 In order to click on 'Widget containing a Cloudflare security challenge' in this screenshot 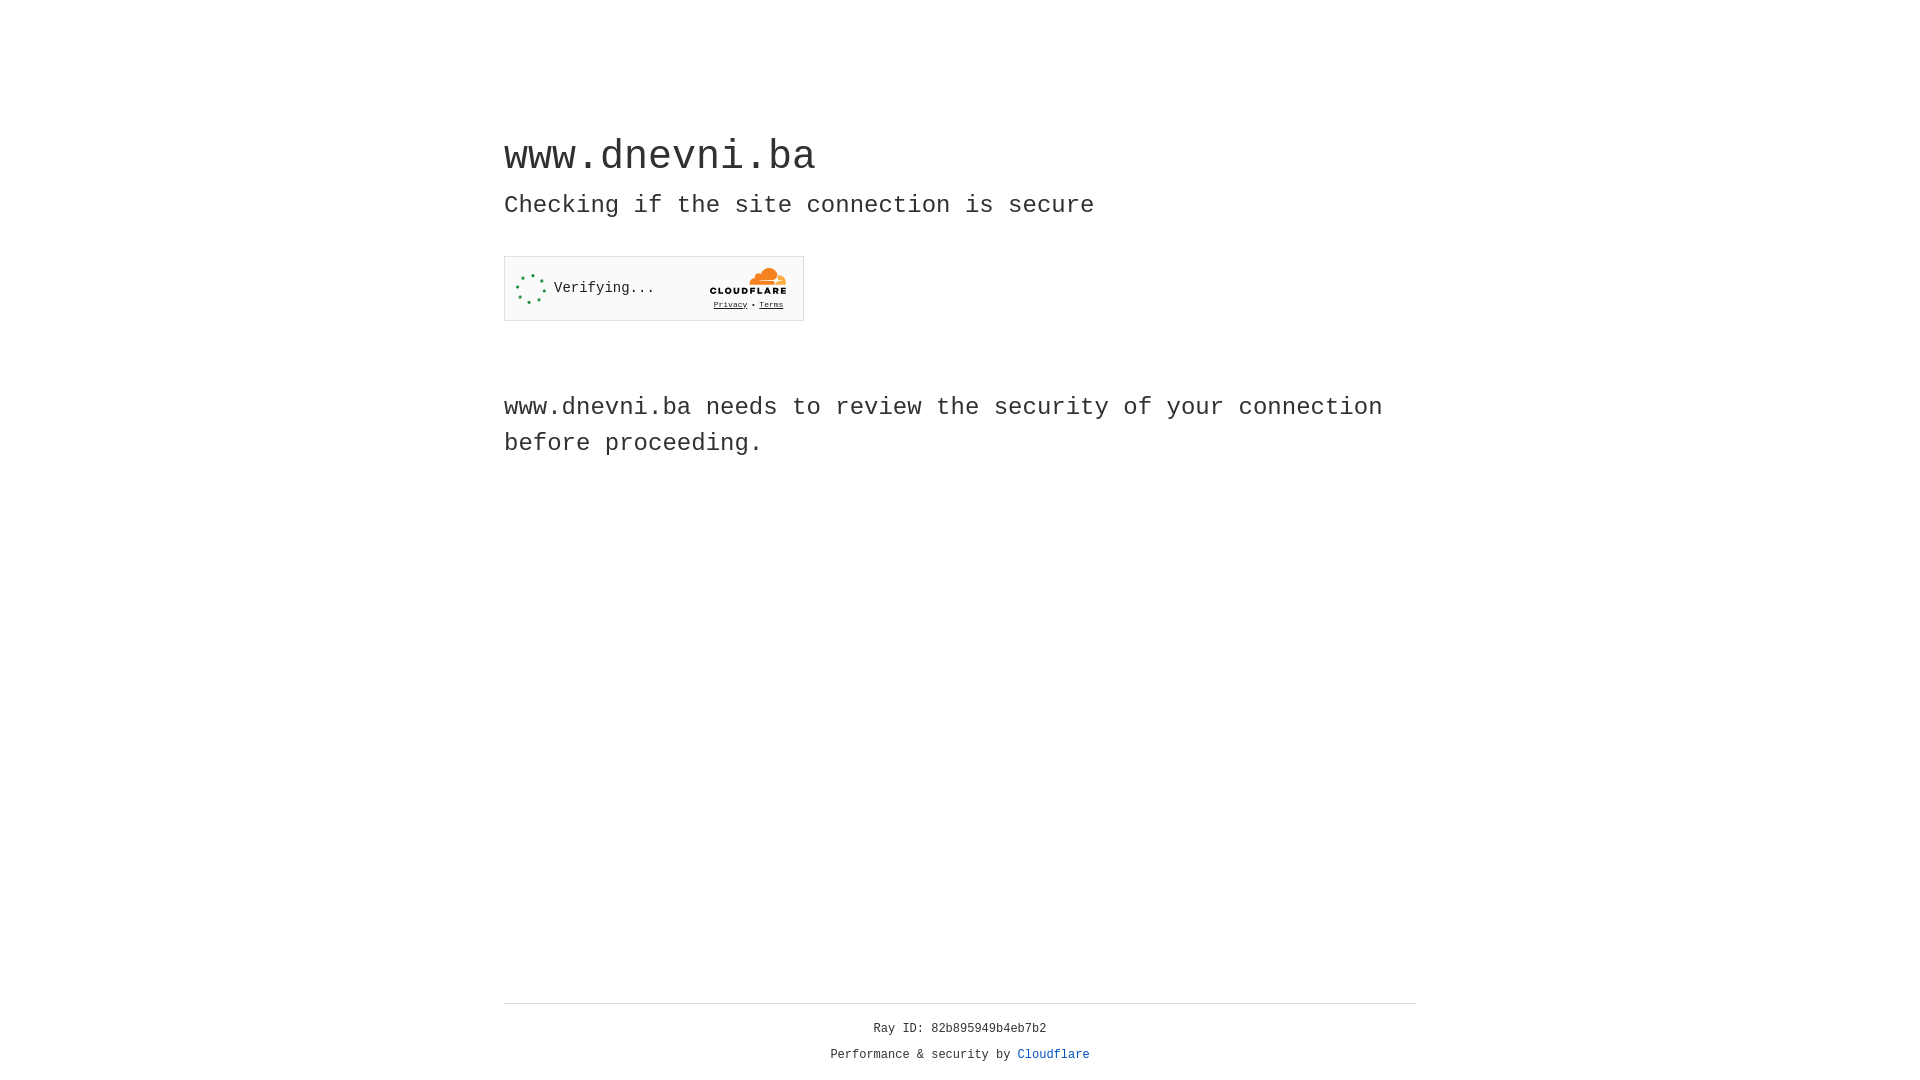, I will do `click(653, 288)`.